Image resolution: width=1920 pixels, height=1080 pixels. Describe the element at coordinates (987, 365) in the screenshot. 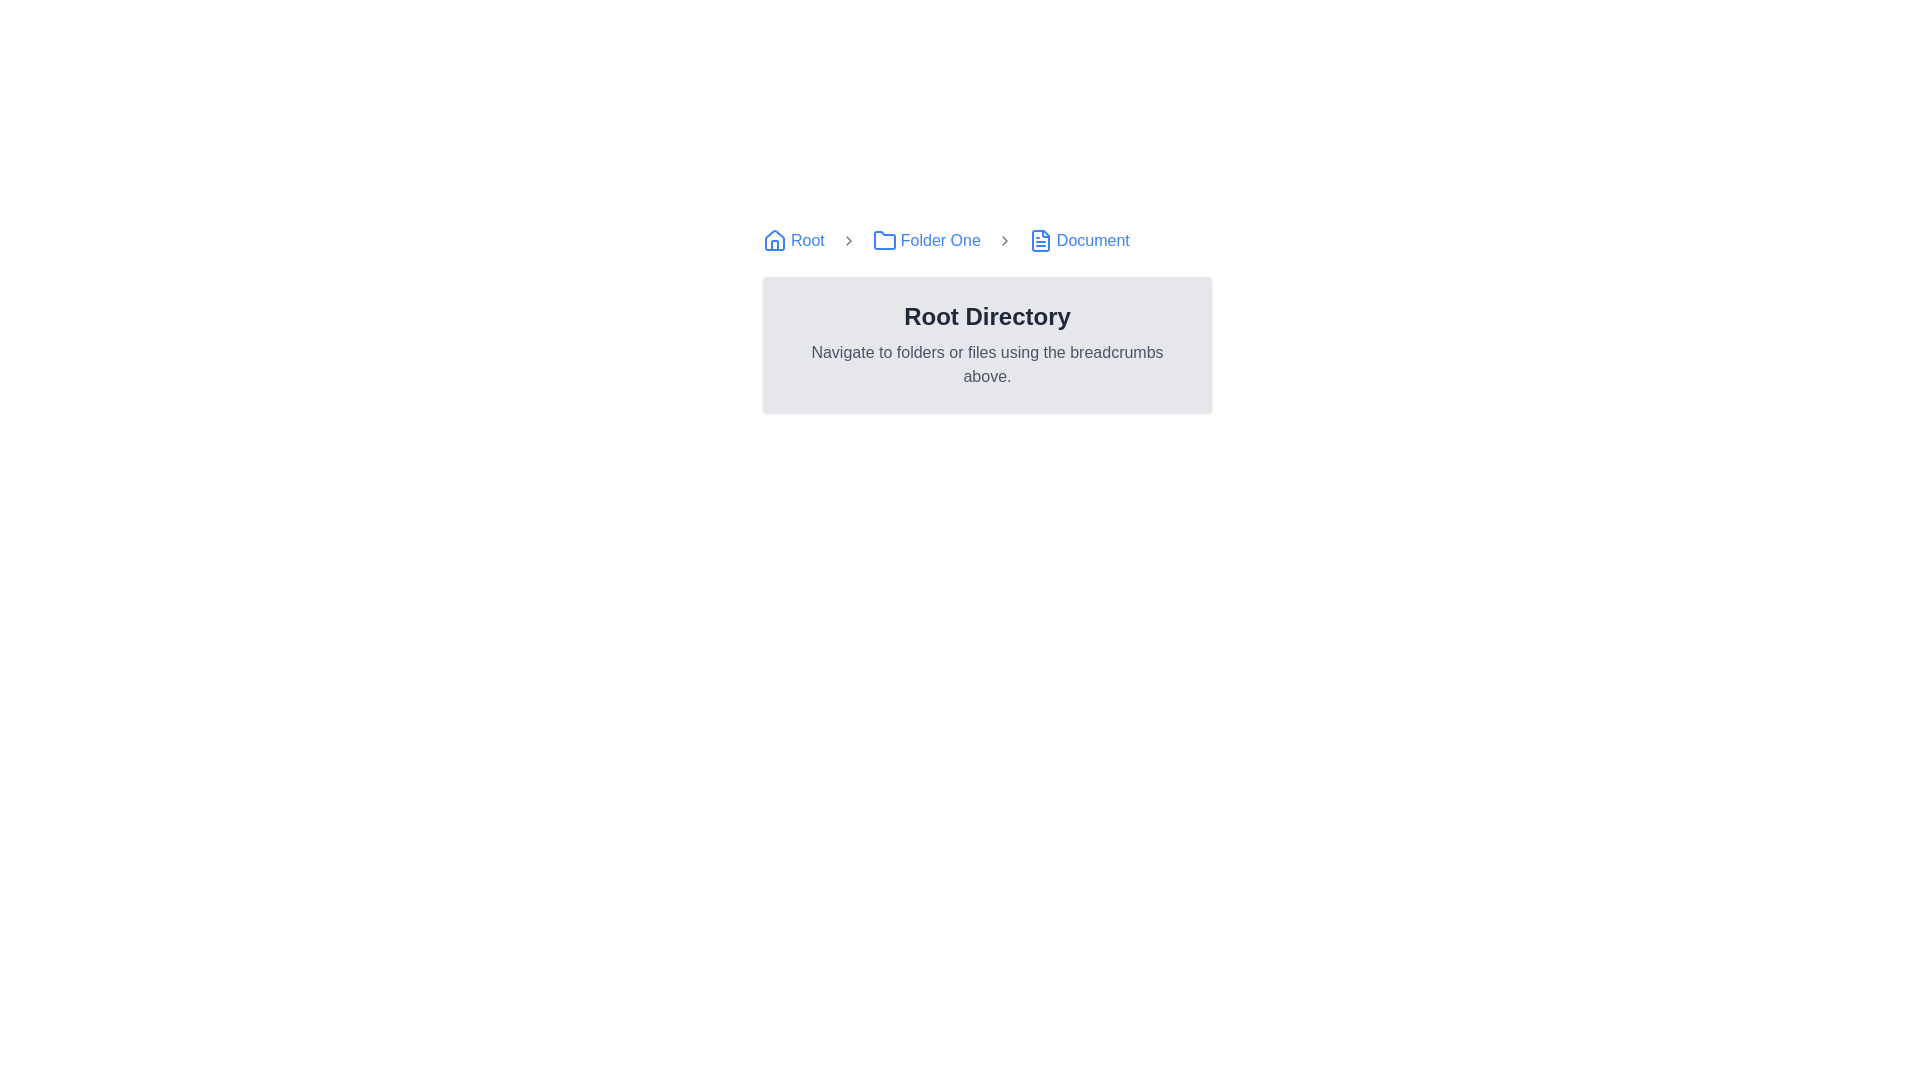

I see `the static text element that reads 'Navigate to folders or files using the breadcrumbs above.' which is located beneath the bold heading 'Root Directory.'` at that location.